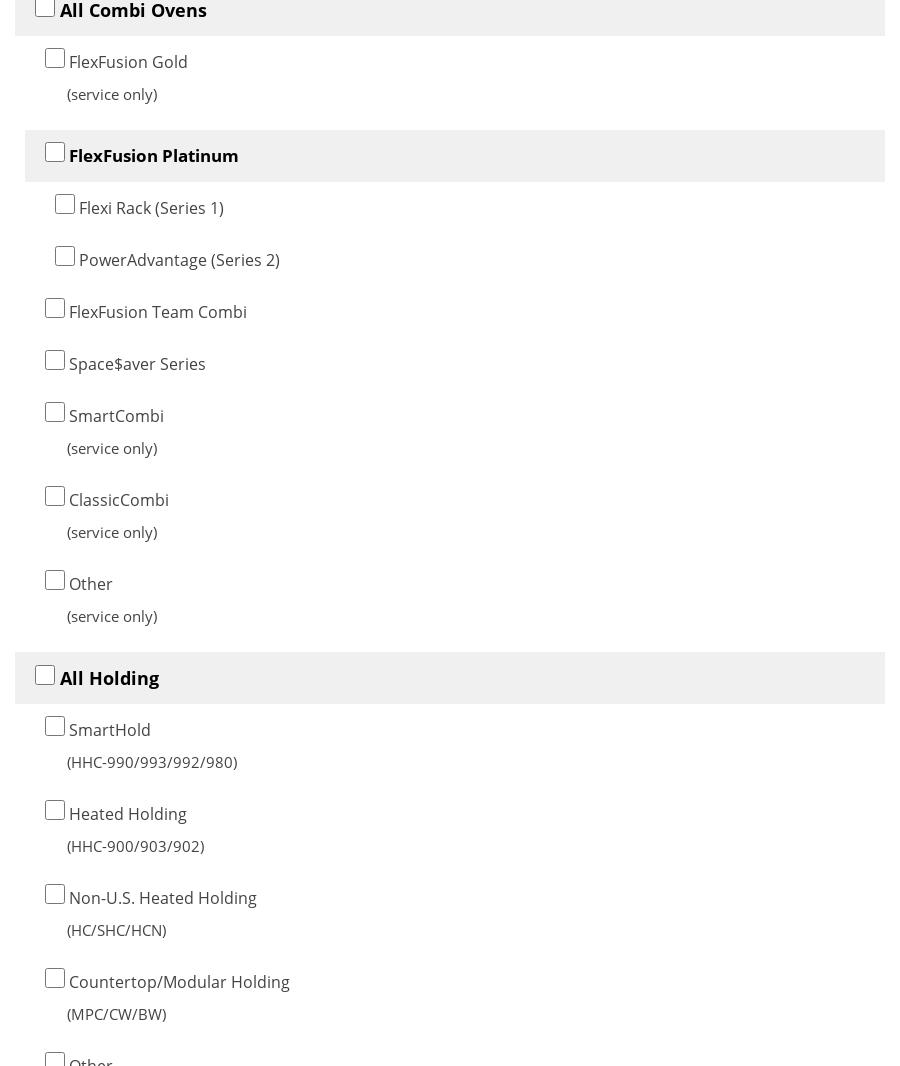 Image resolution: width=900 pixels, height=1066 pixels. I want to click on 'Non-U.S. Heated Holding', so click(161, 897).